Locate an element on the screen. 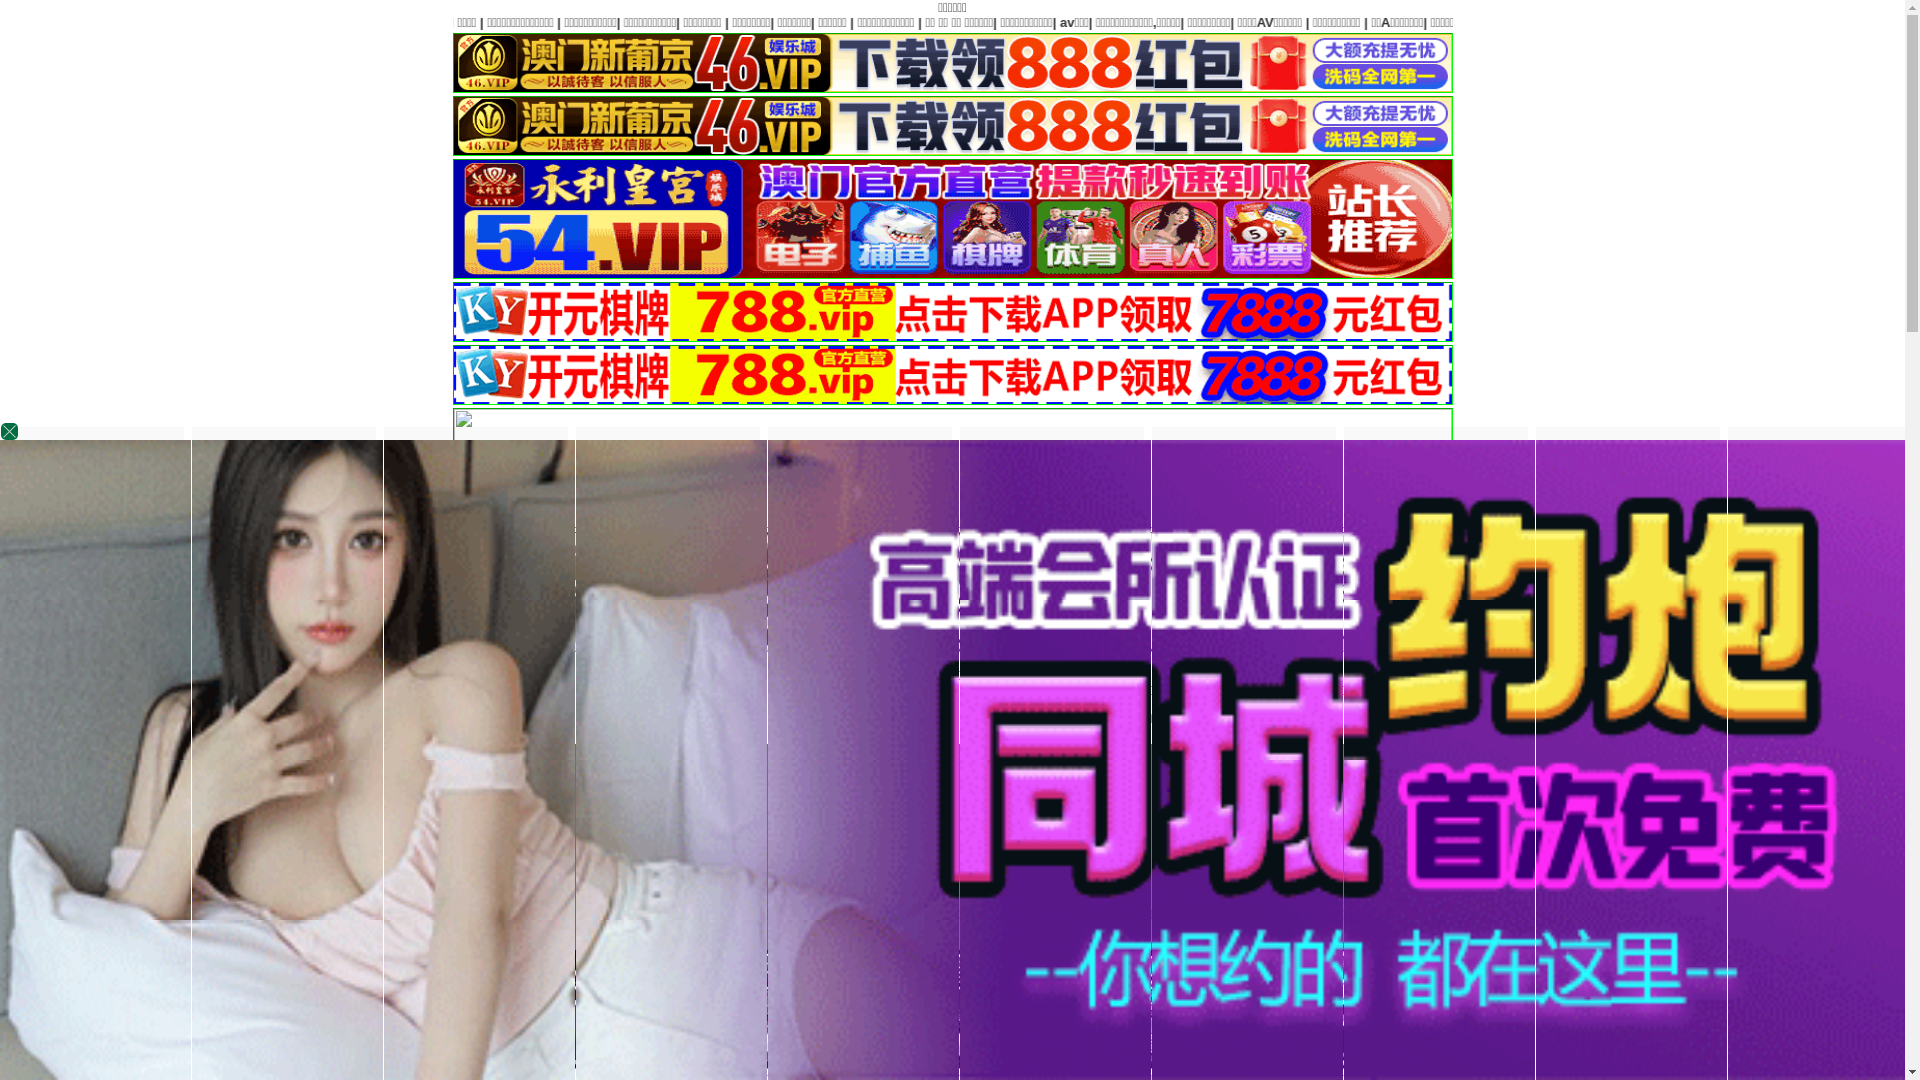  '|' is located at coordinates (1377, 22).